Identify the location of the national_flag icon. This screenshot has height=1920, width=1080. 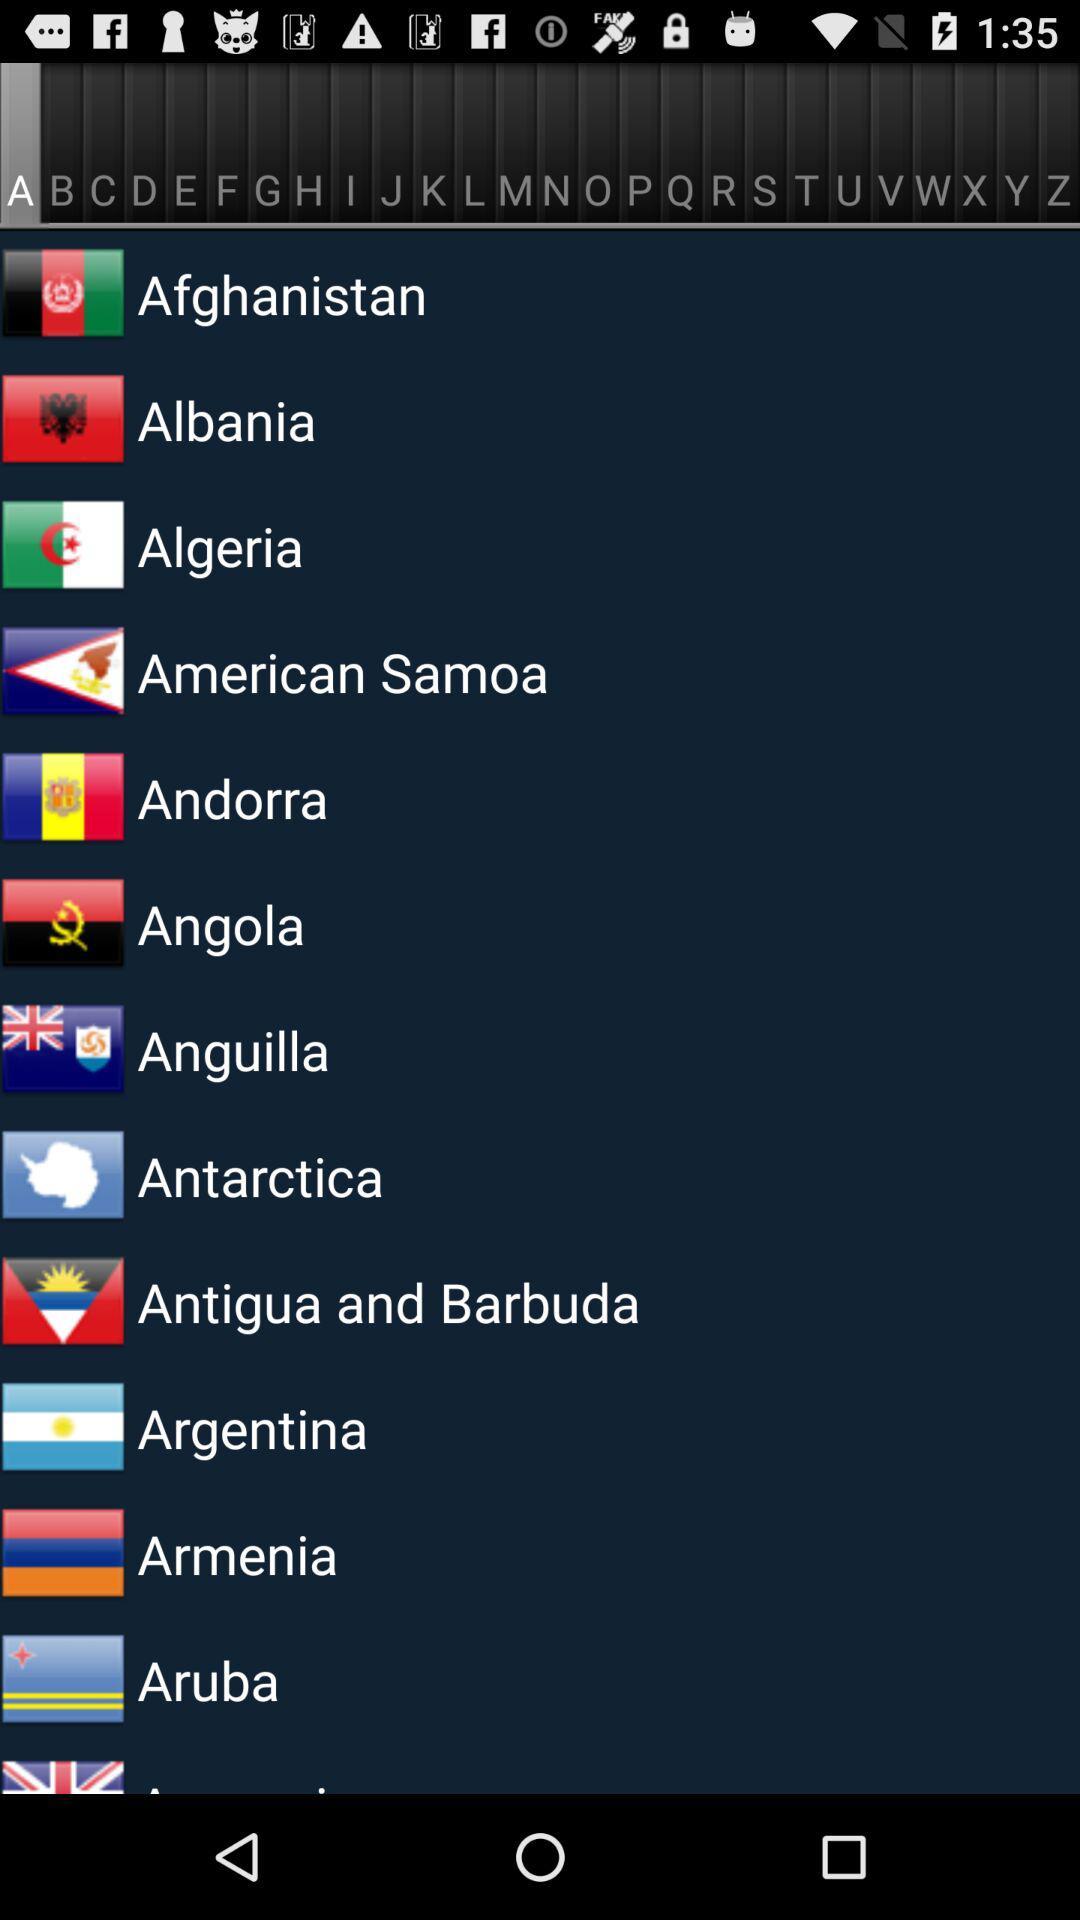
(61, 1798).